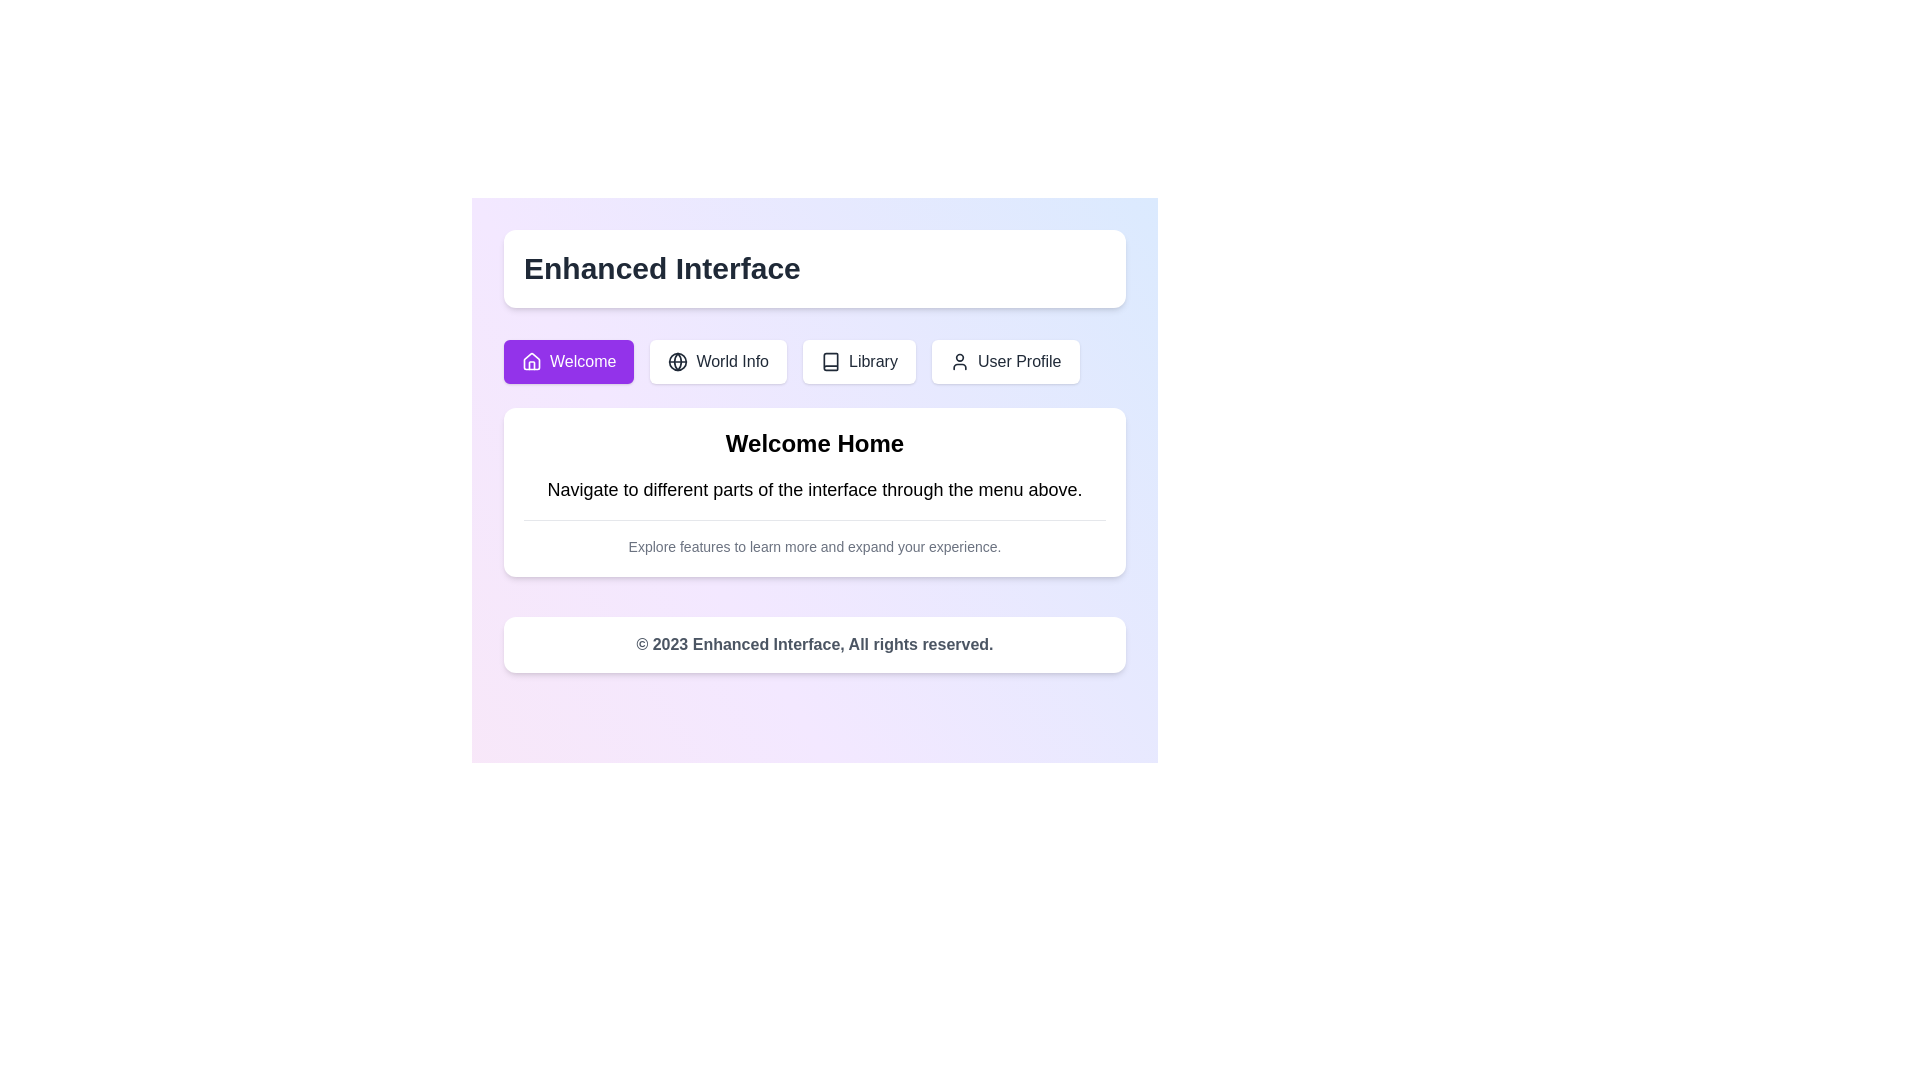 The width and height of the screenshot is (1920, 1080). Describe the element at coordinates (662, 267) in the screenshot. I see `the text label or heading that serves as the title or headline, providing context about the content of the displayed interface` at that location.